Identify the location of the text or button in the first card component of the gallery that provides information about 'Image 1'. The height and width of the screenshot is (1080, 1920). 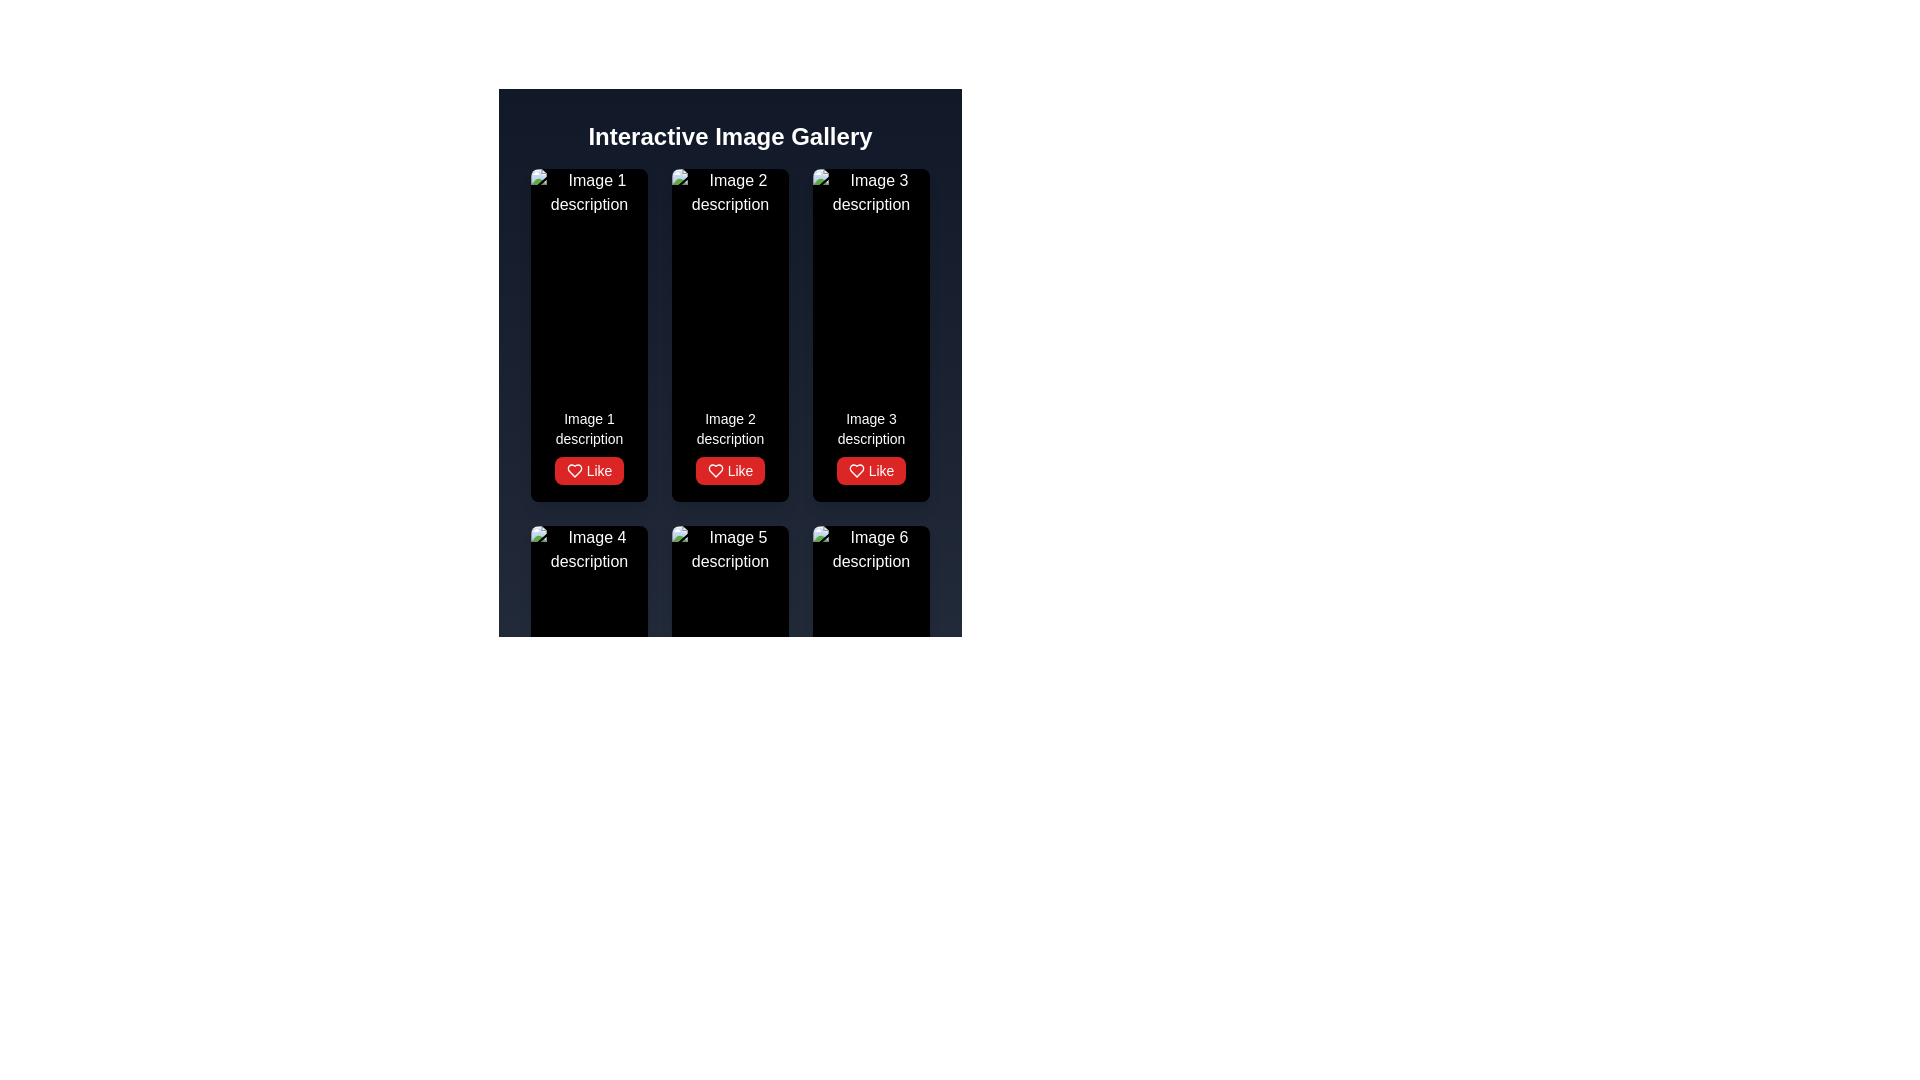
(588, 446).